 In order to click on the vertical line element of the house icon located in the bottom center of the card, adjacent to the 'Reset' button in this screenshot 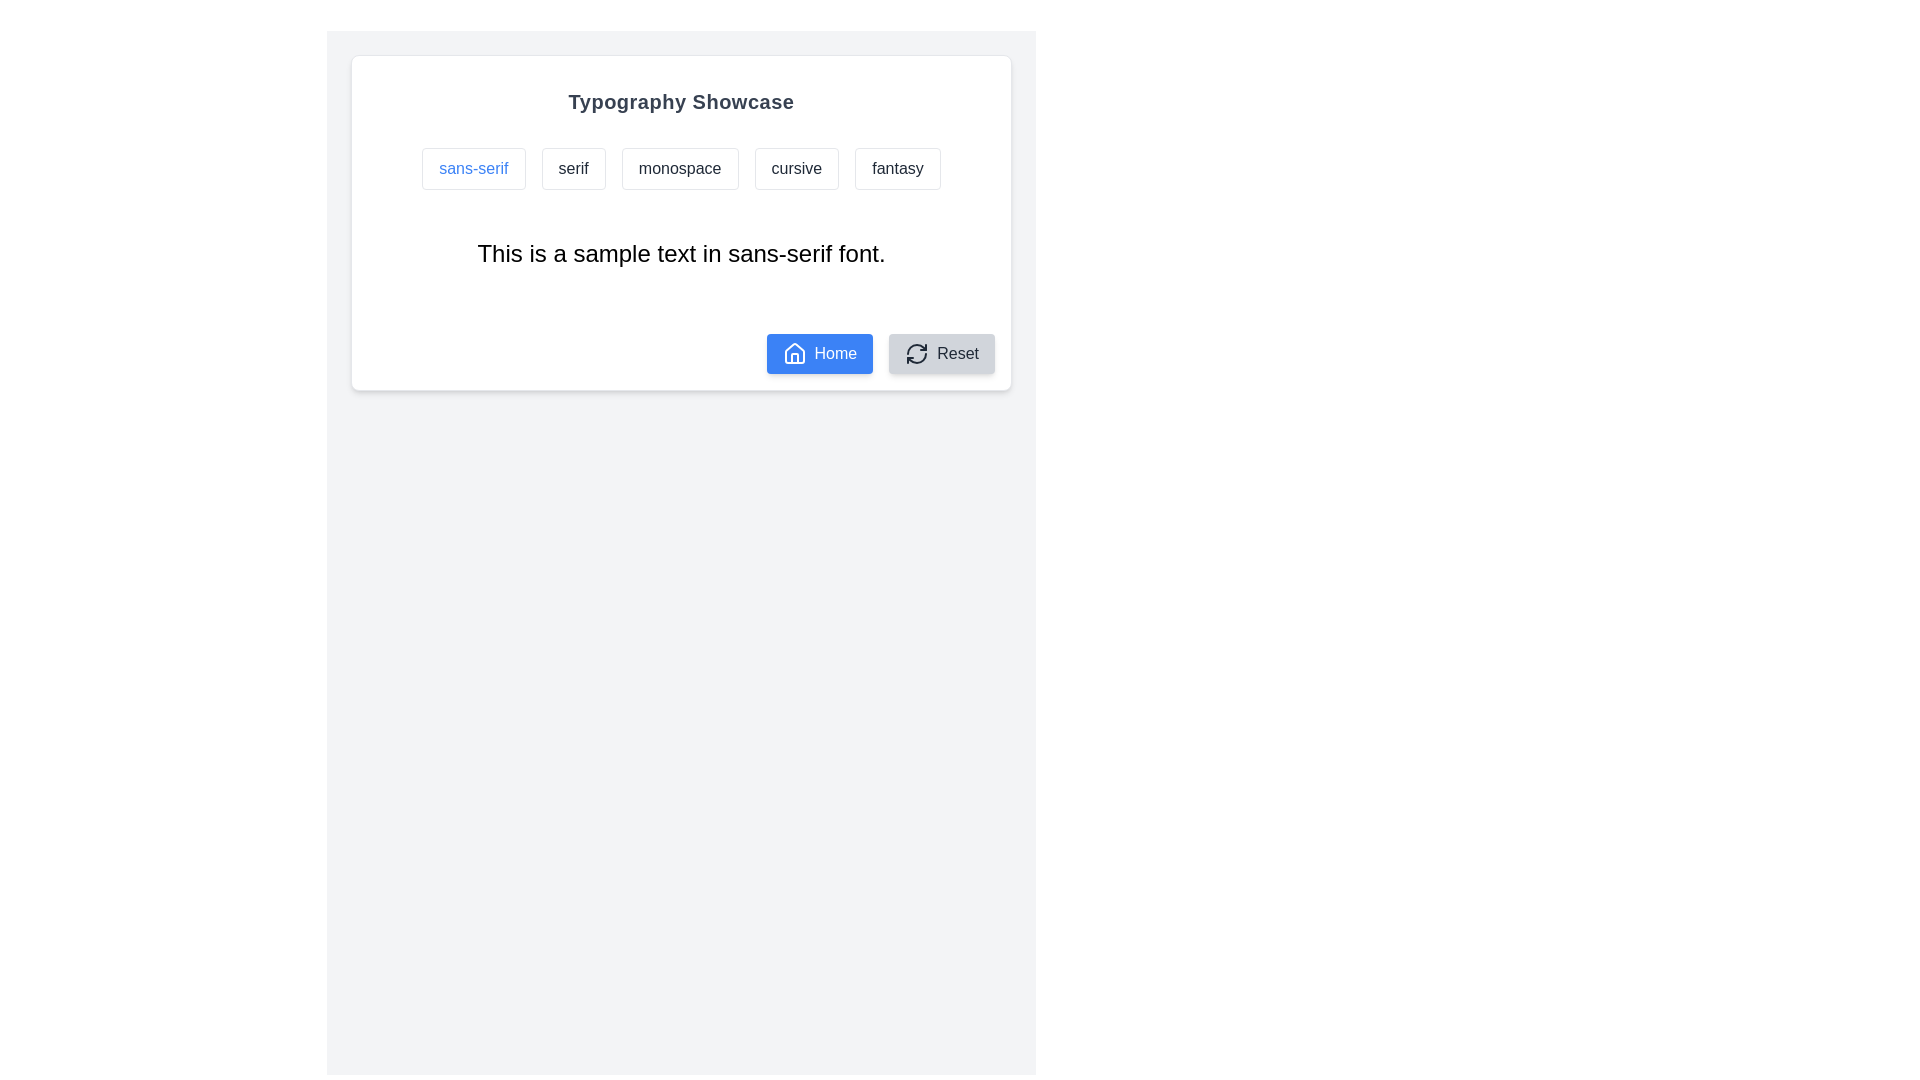, I will do `click(793, 357)`.